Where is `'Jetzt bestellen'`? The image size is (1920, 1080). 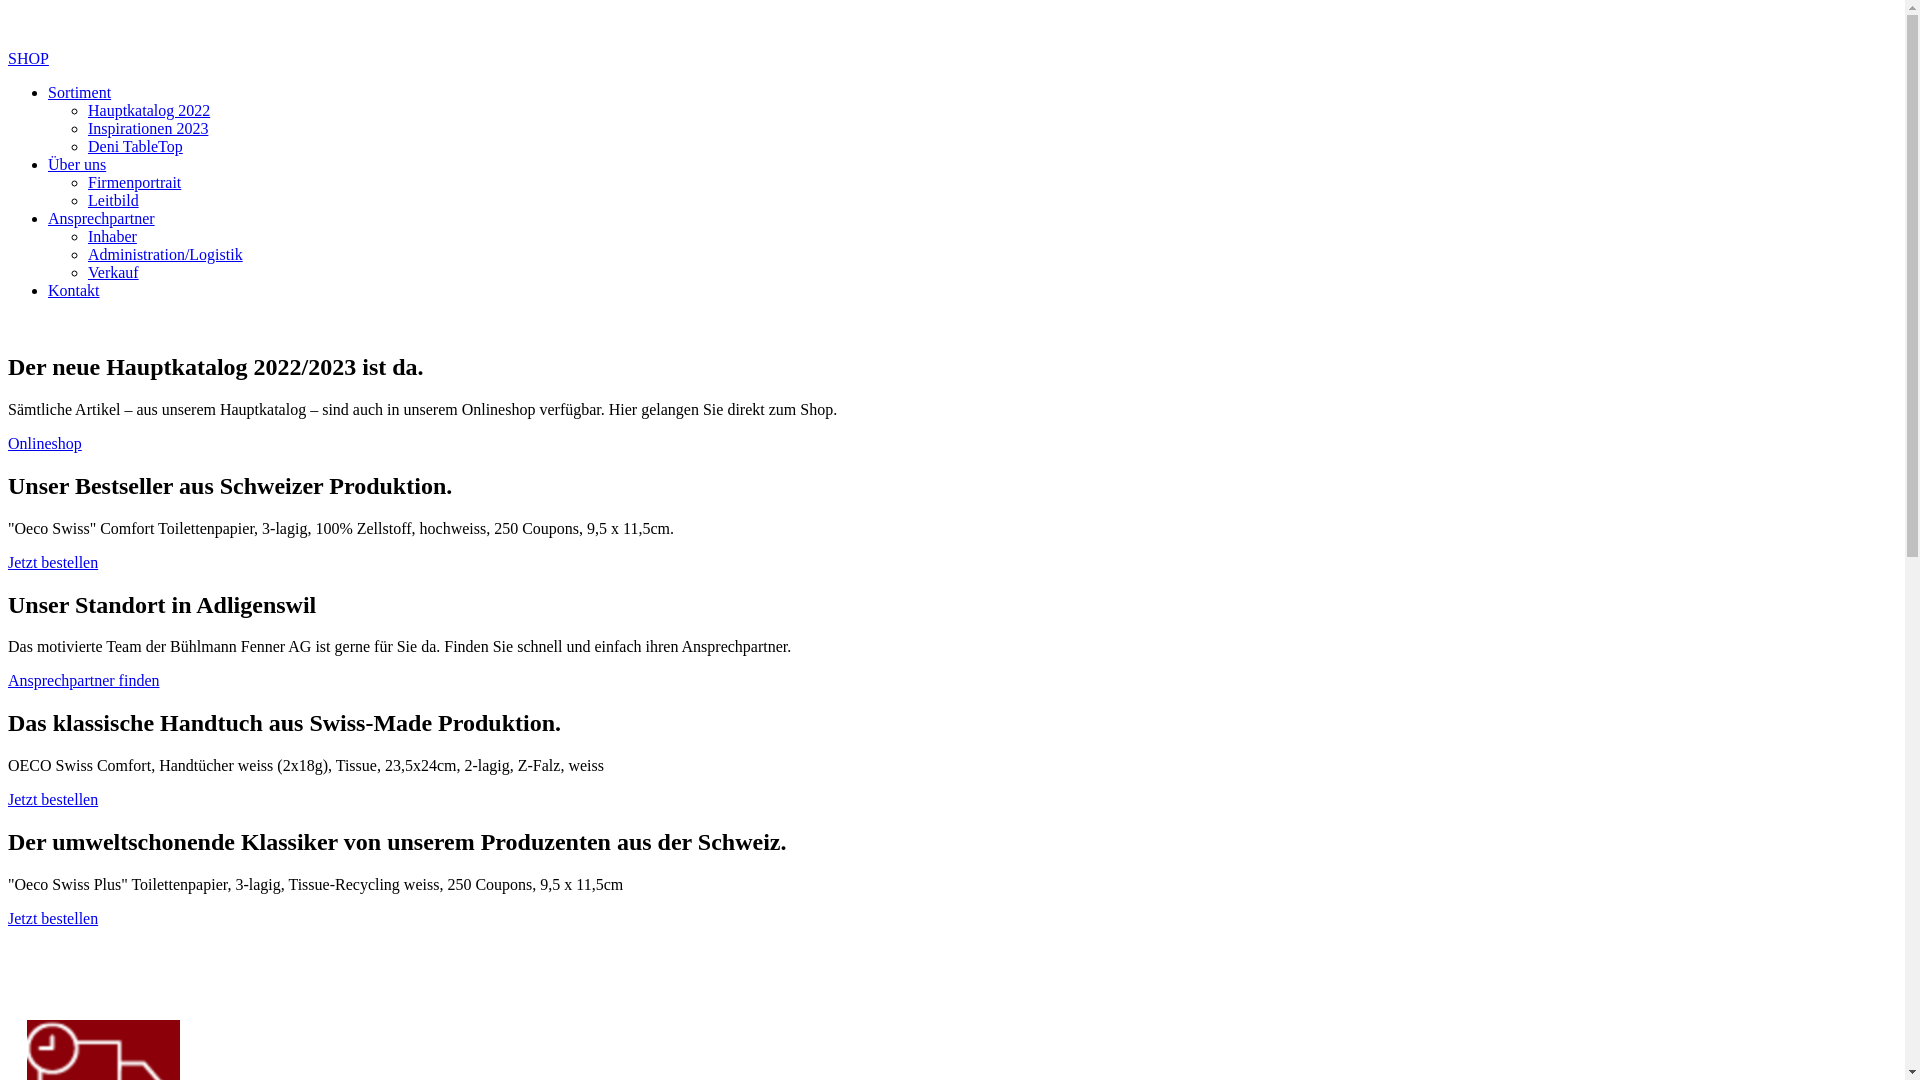 'Jetzt bestellen' is located at coordinates (52, 918).